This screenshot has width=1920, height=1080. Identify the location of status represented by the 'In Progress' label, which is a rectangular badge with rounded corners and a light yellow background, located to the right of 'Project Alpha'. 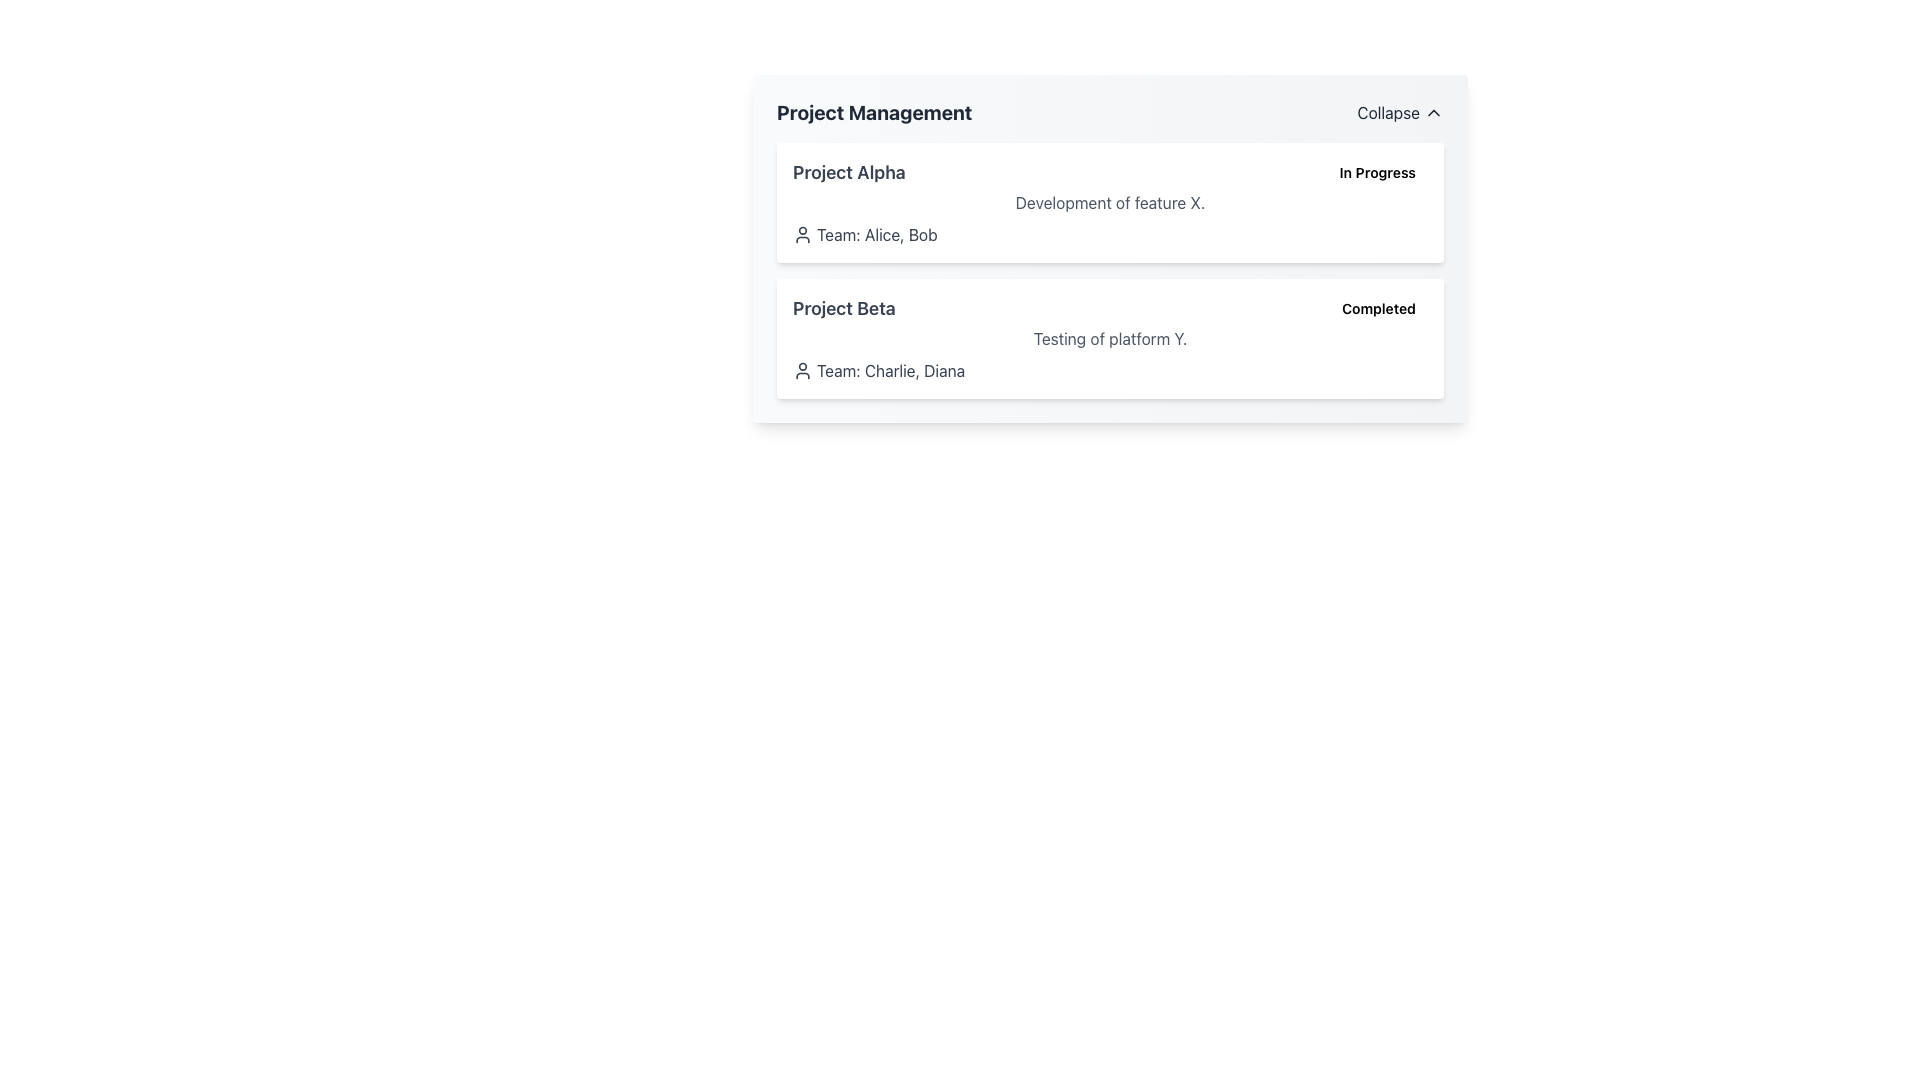
(1376, 172).